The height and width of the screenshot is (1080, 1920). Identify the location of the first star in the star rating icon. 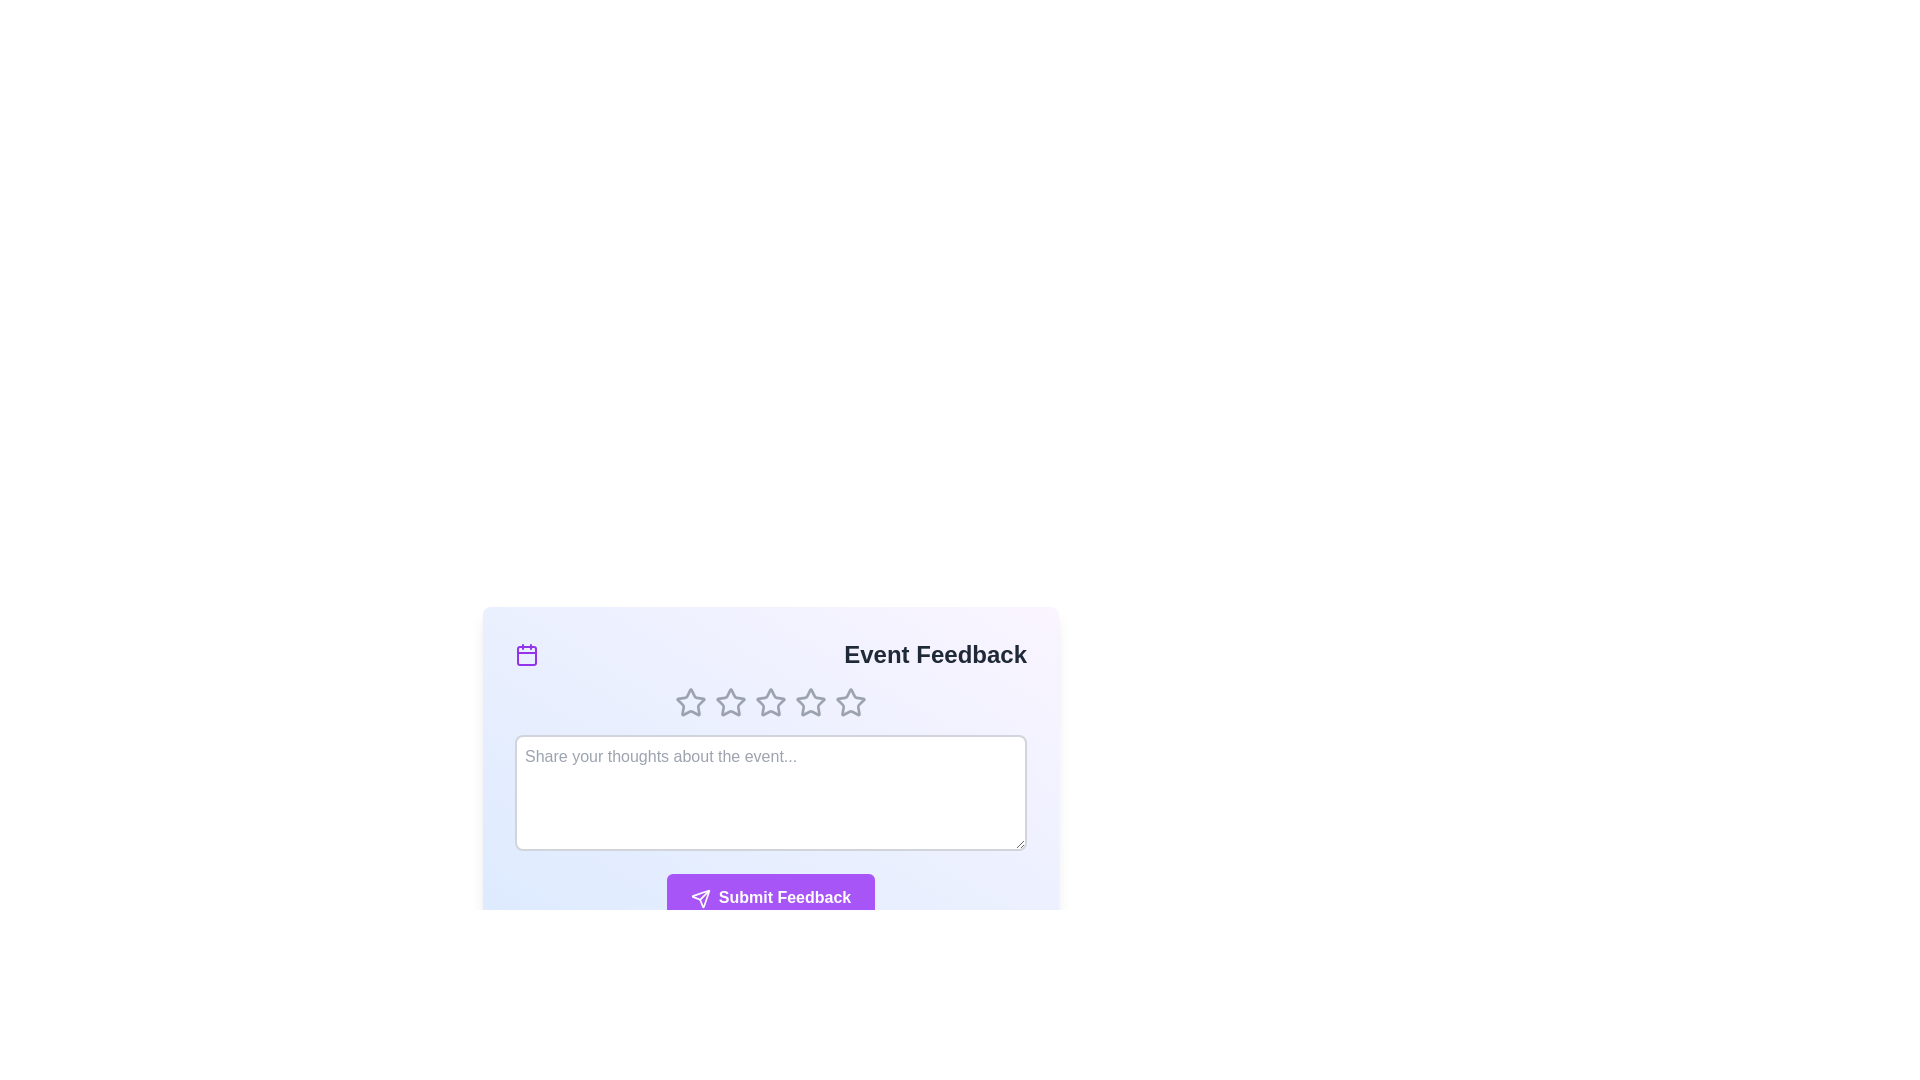
(691, 701).